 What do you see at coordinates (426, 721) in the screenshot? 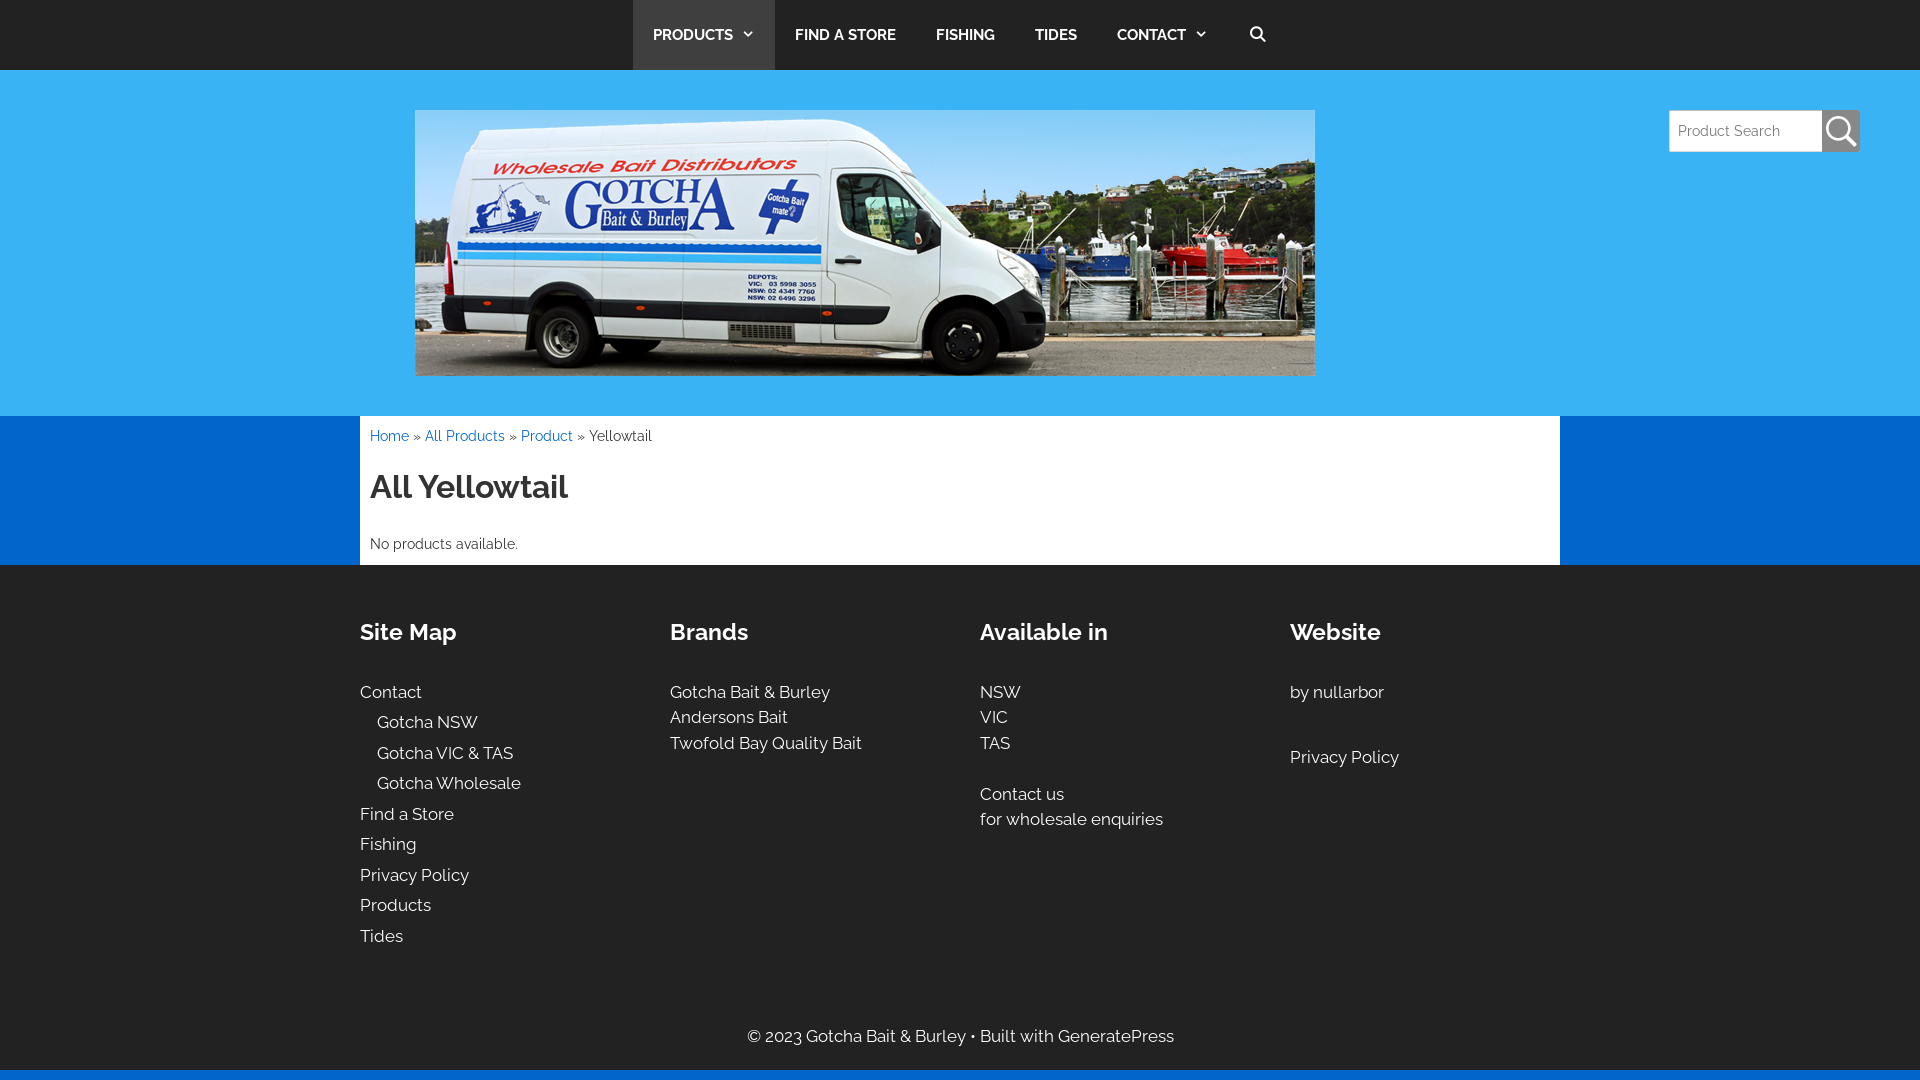
I see `'Gotcha NSW'` at bounding box center [426, 721].